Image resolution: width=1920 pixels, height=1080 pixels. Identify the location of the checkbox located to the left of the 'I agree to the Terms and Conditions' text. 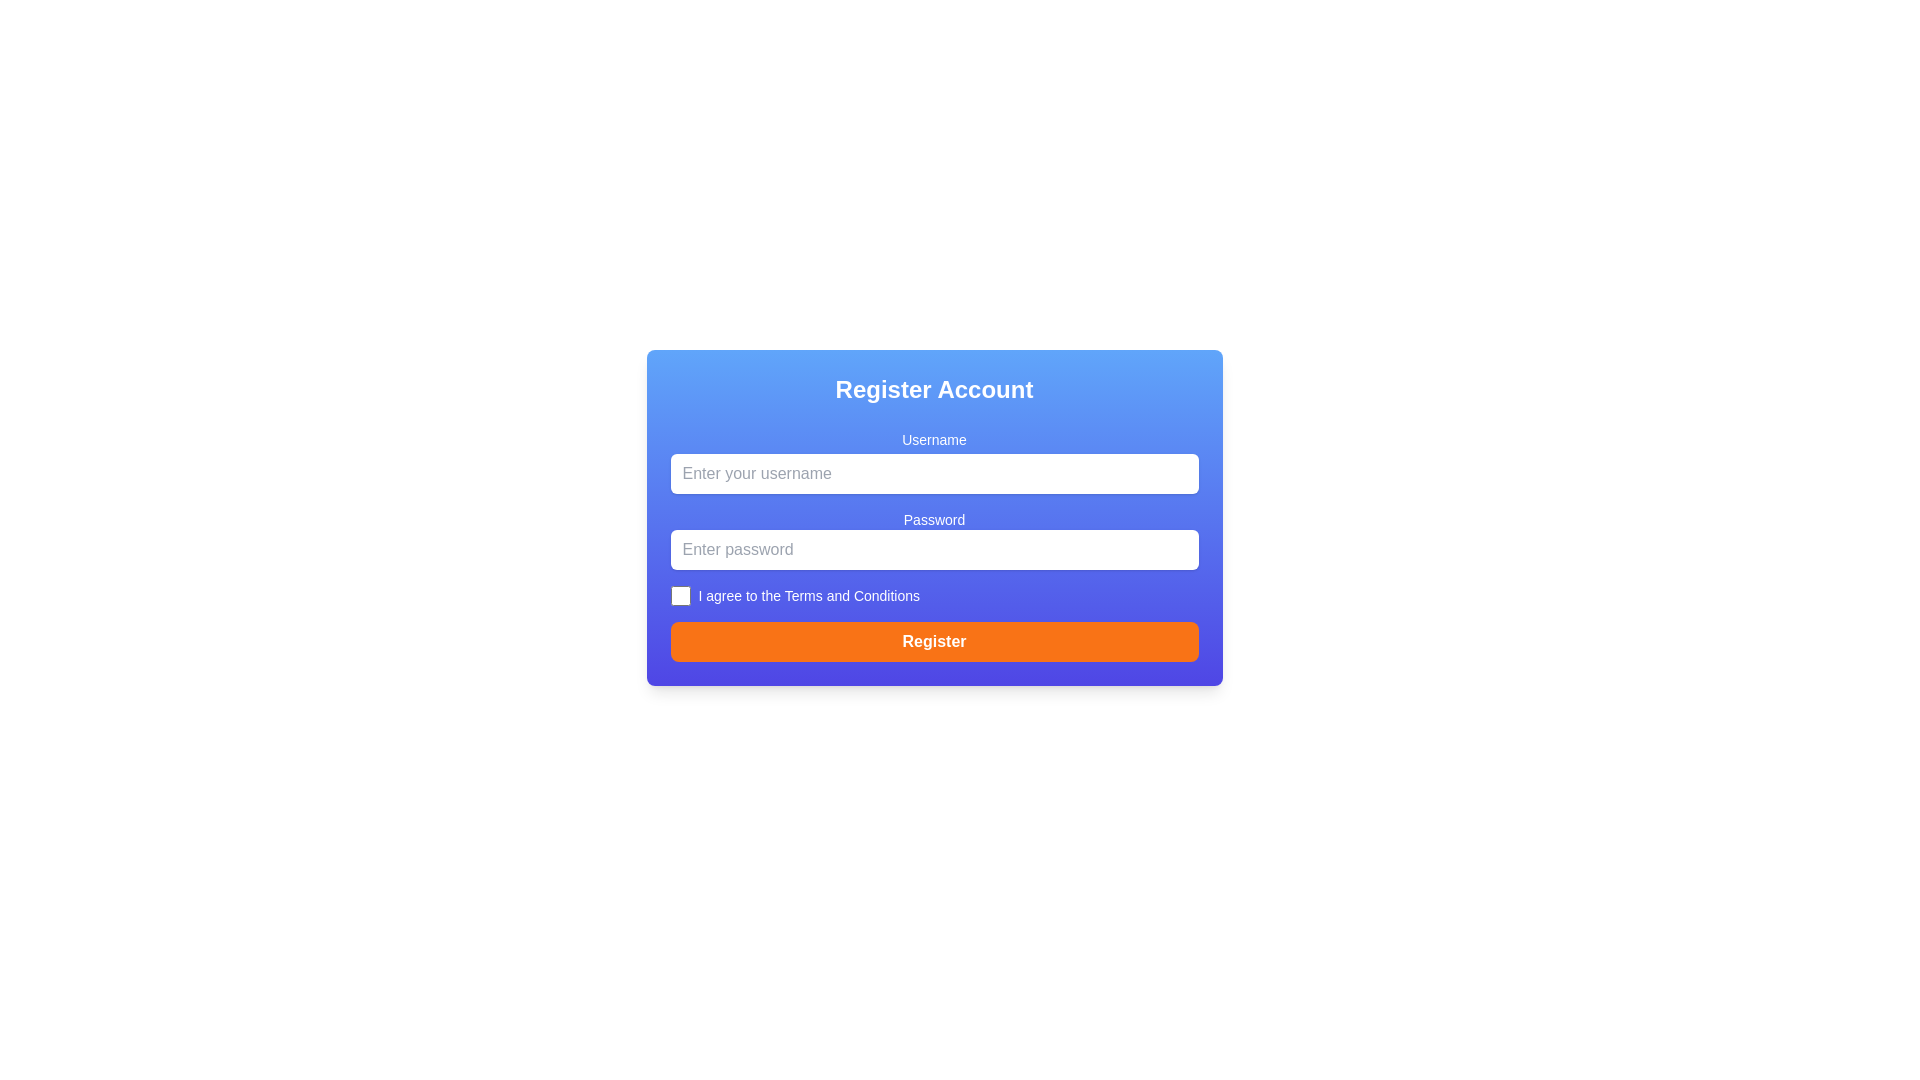
(680, 595).